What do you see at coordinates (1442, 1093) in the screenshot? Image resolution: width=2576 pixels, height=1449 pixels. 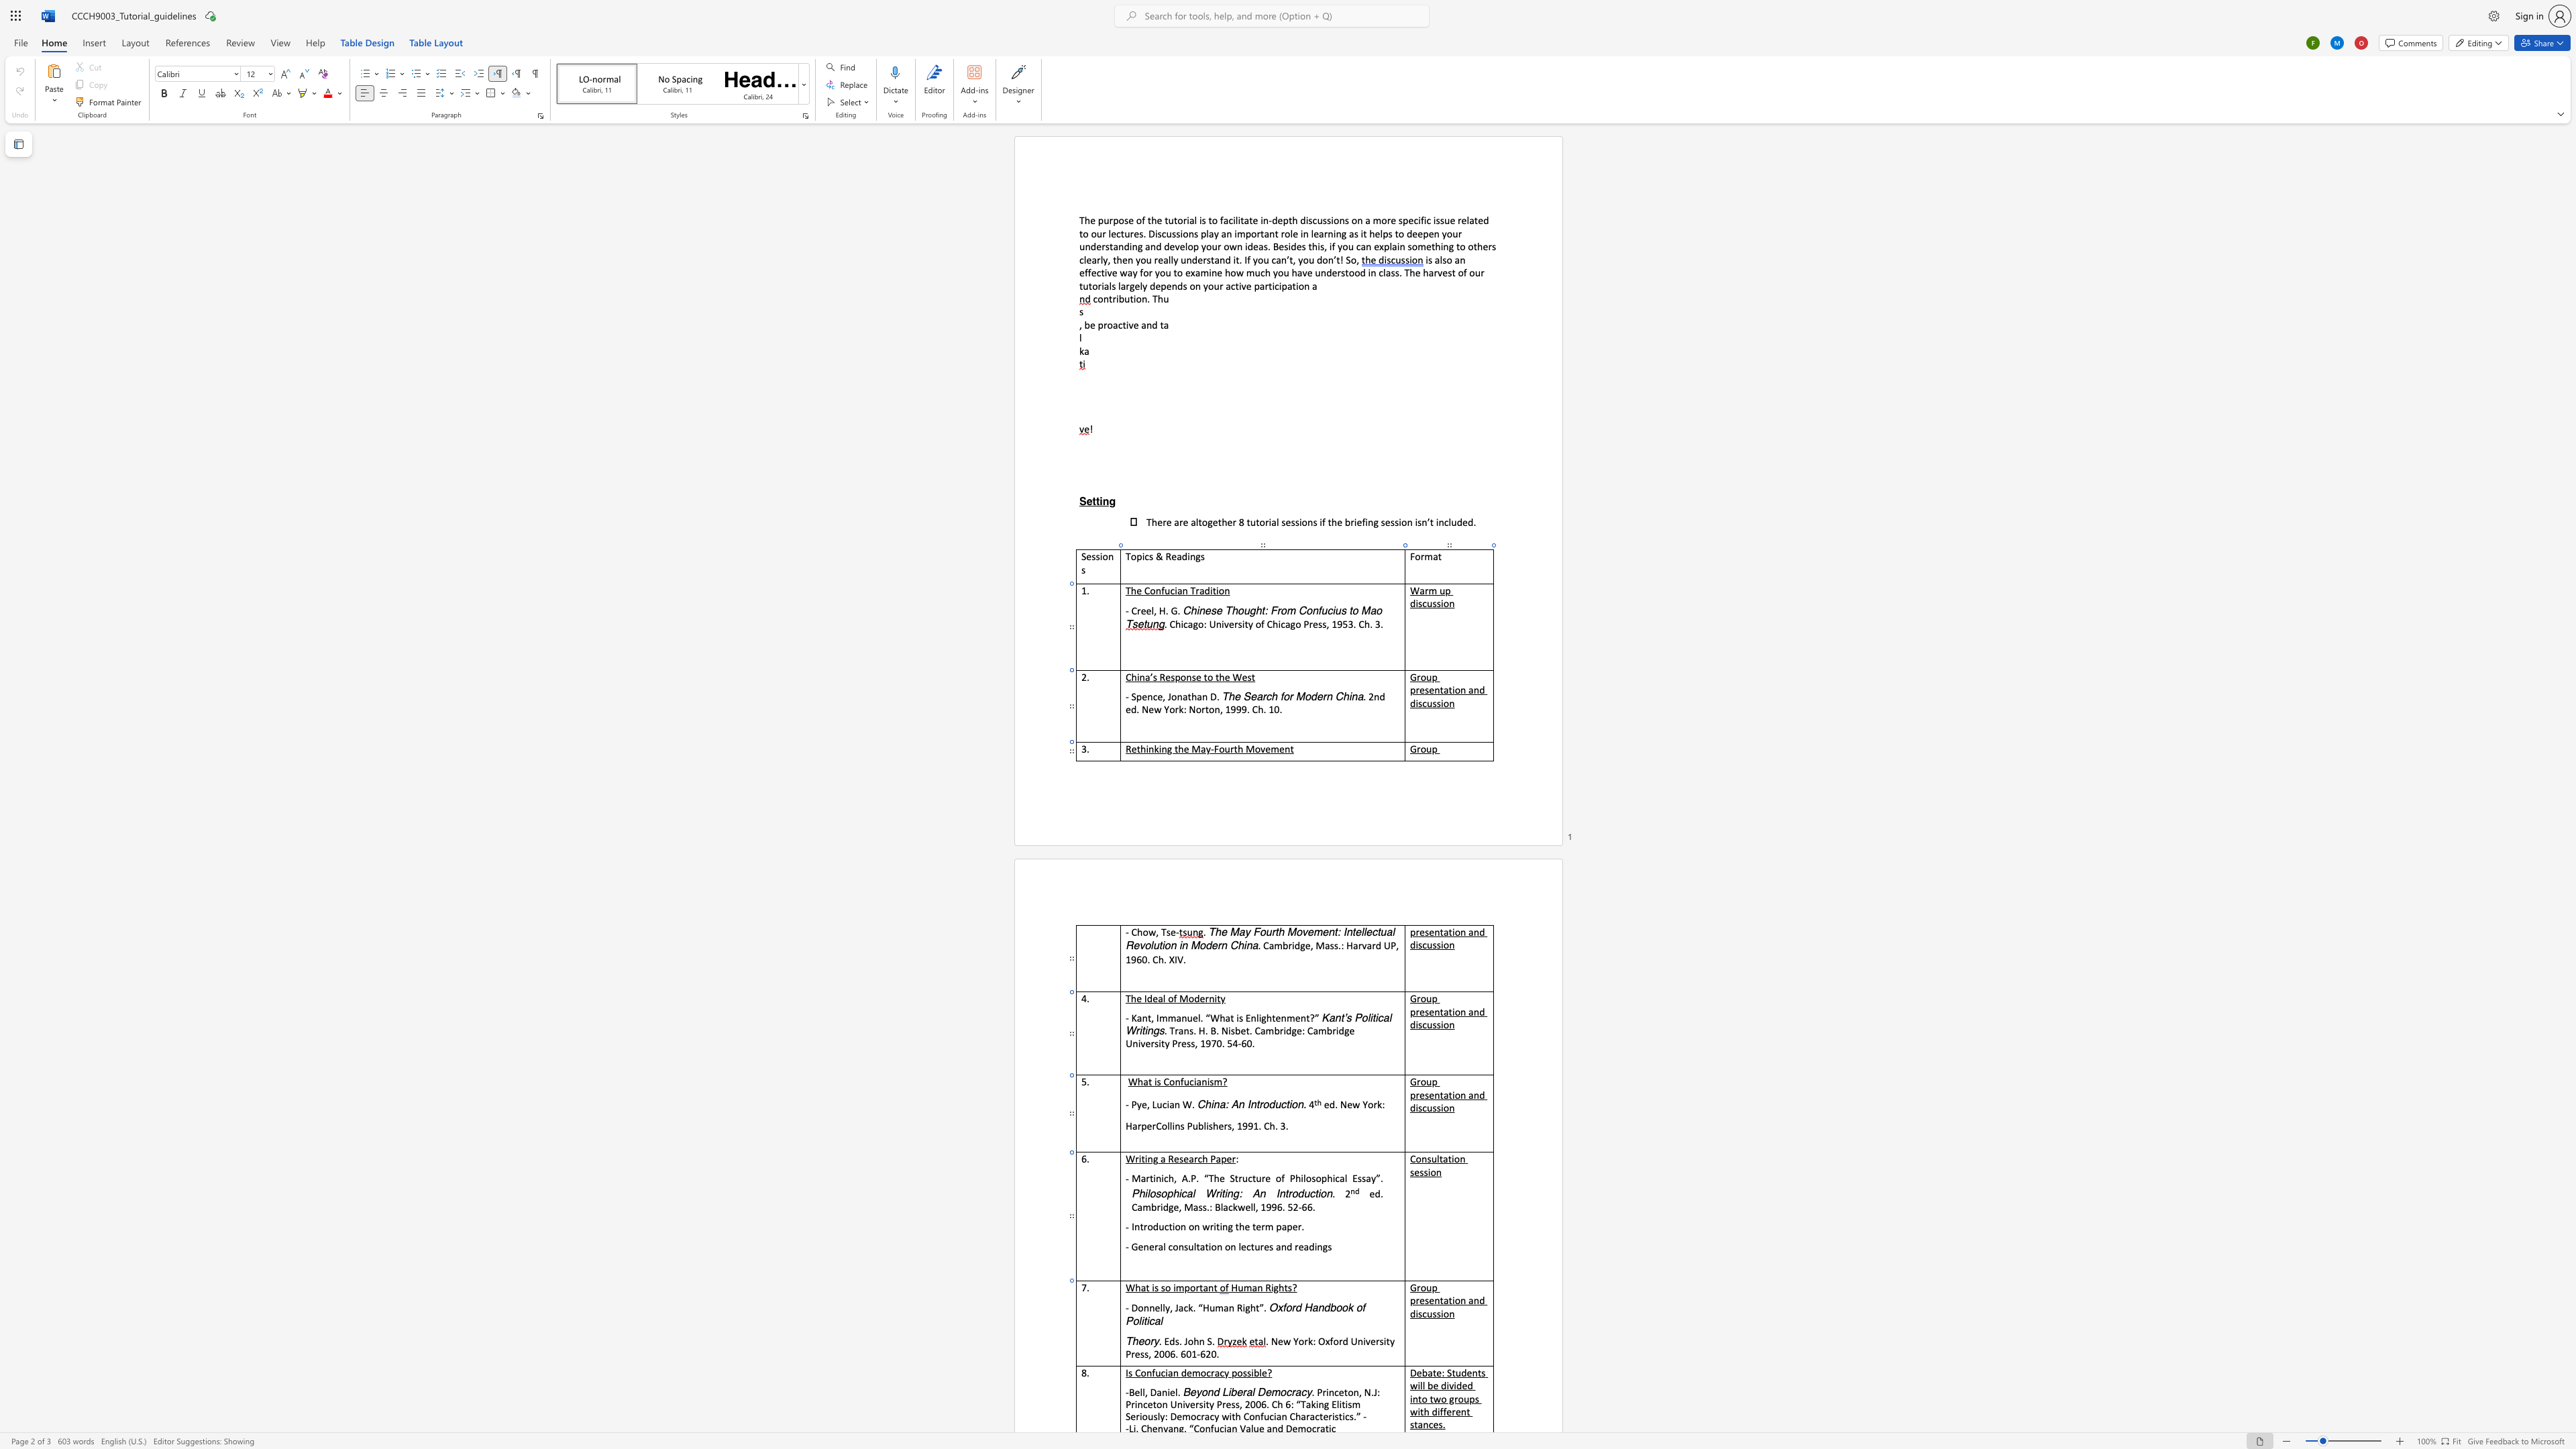 I see `the 1th character "t" in the text` at bounding box center [1442, 1093].